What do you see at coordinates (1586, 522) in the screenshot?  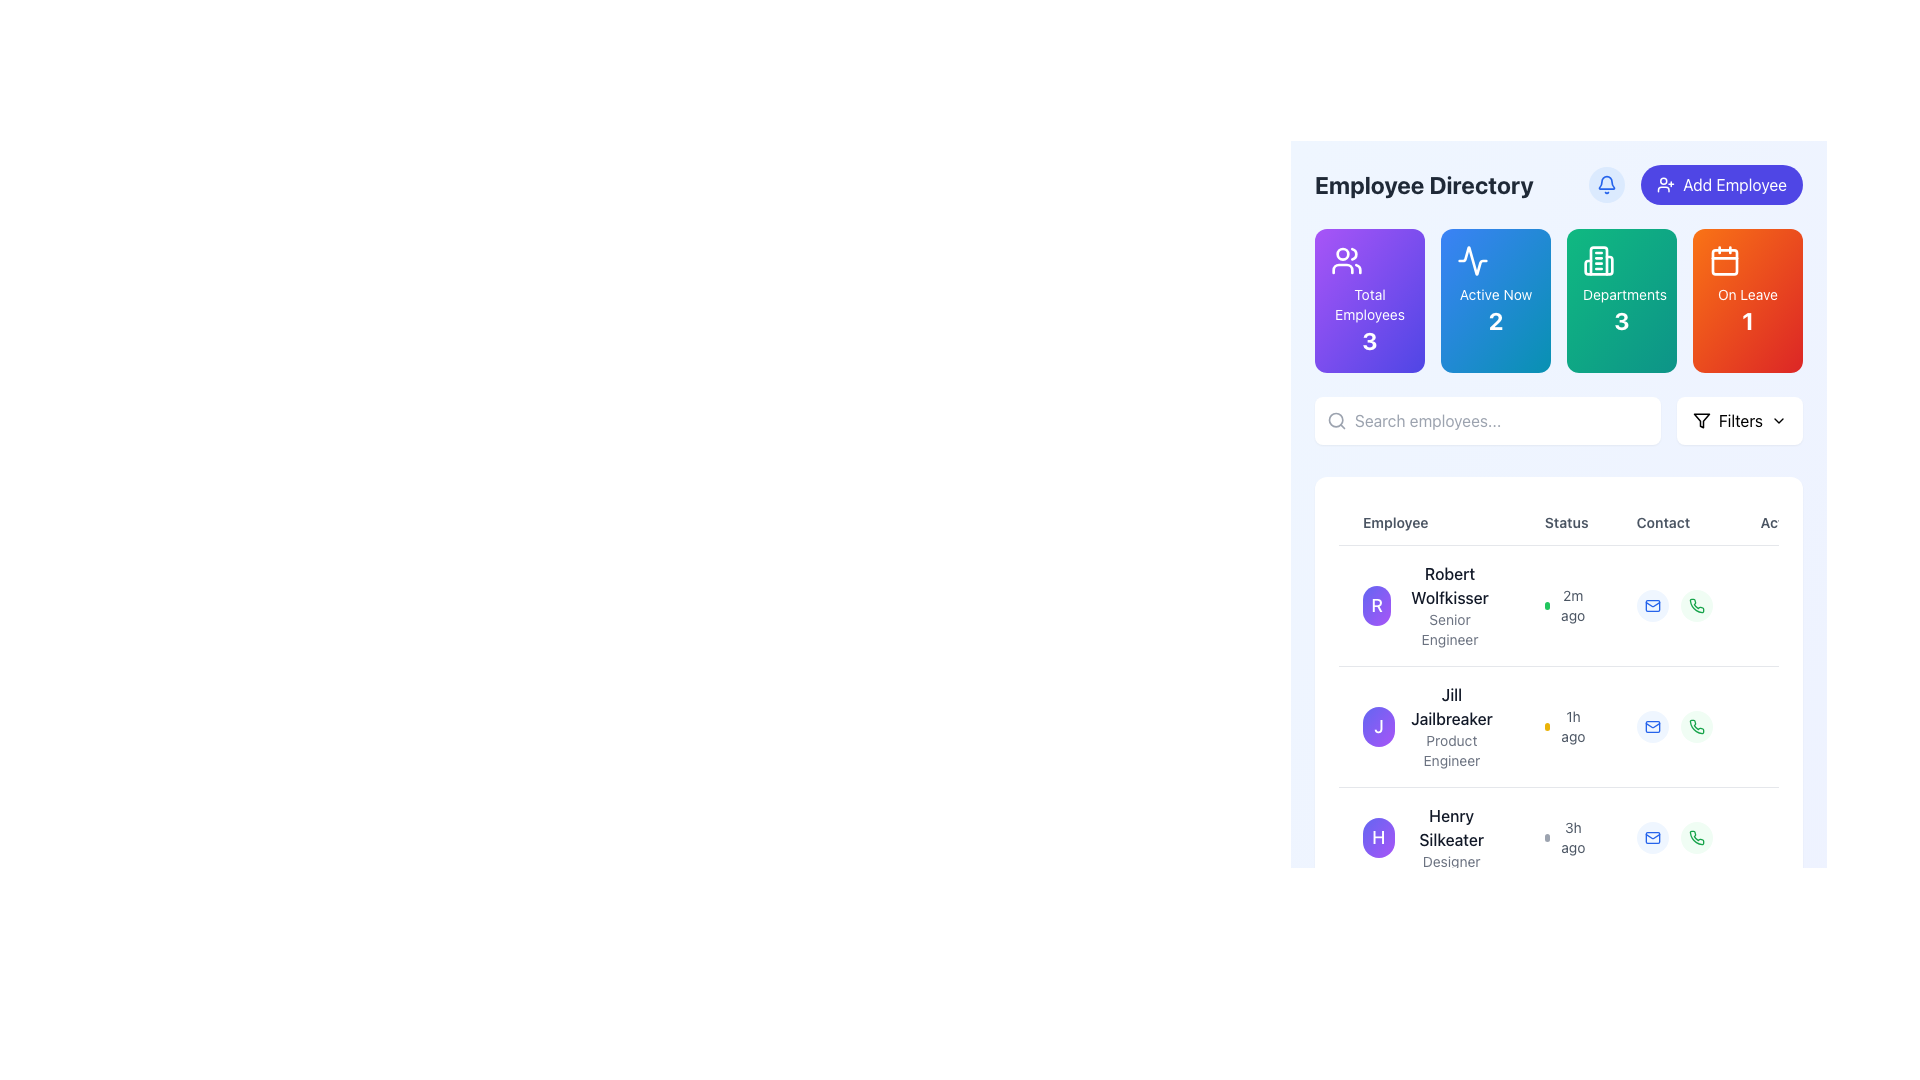 I see `text of the column header labeled 'Status' within the table header row, which is the second column header between 'Employee' and 'Contact'` at bounding box center [1586, 522].